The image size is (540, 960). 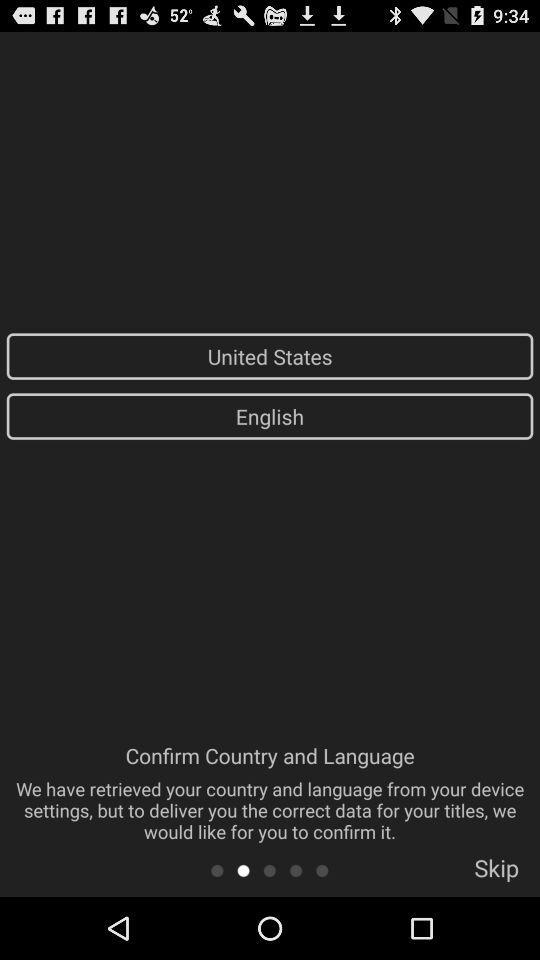 What do you see at coordinates (270, 415) in the screenshot?
I see `app above confirm country and app` at bounding box center [270, 415].